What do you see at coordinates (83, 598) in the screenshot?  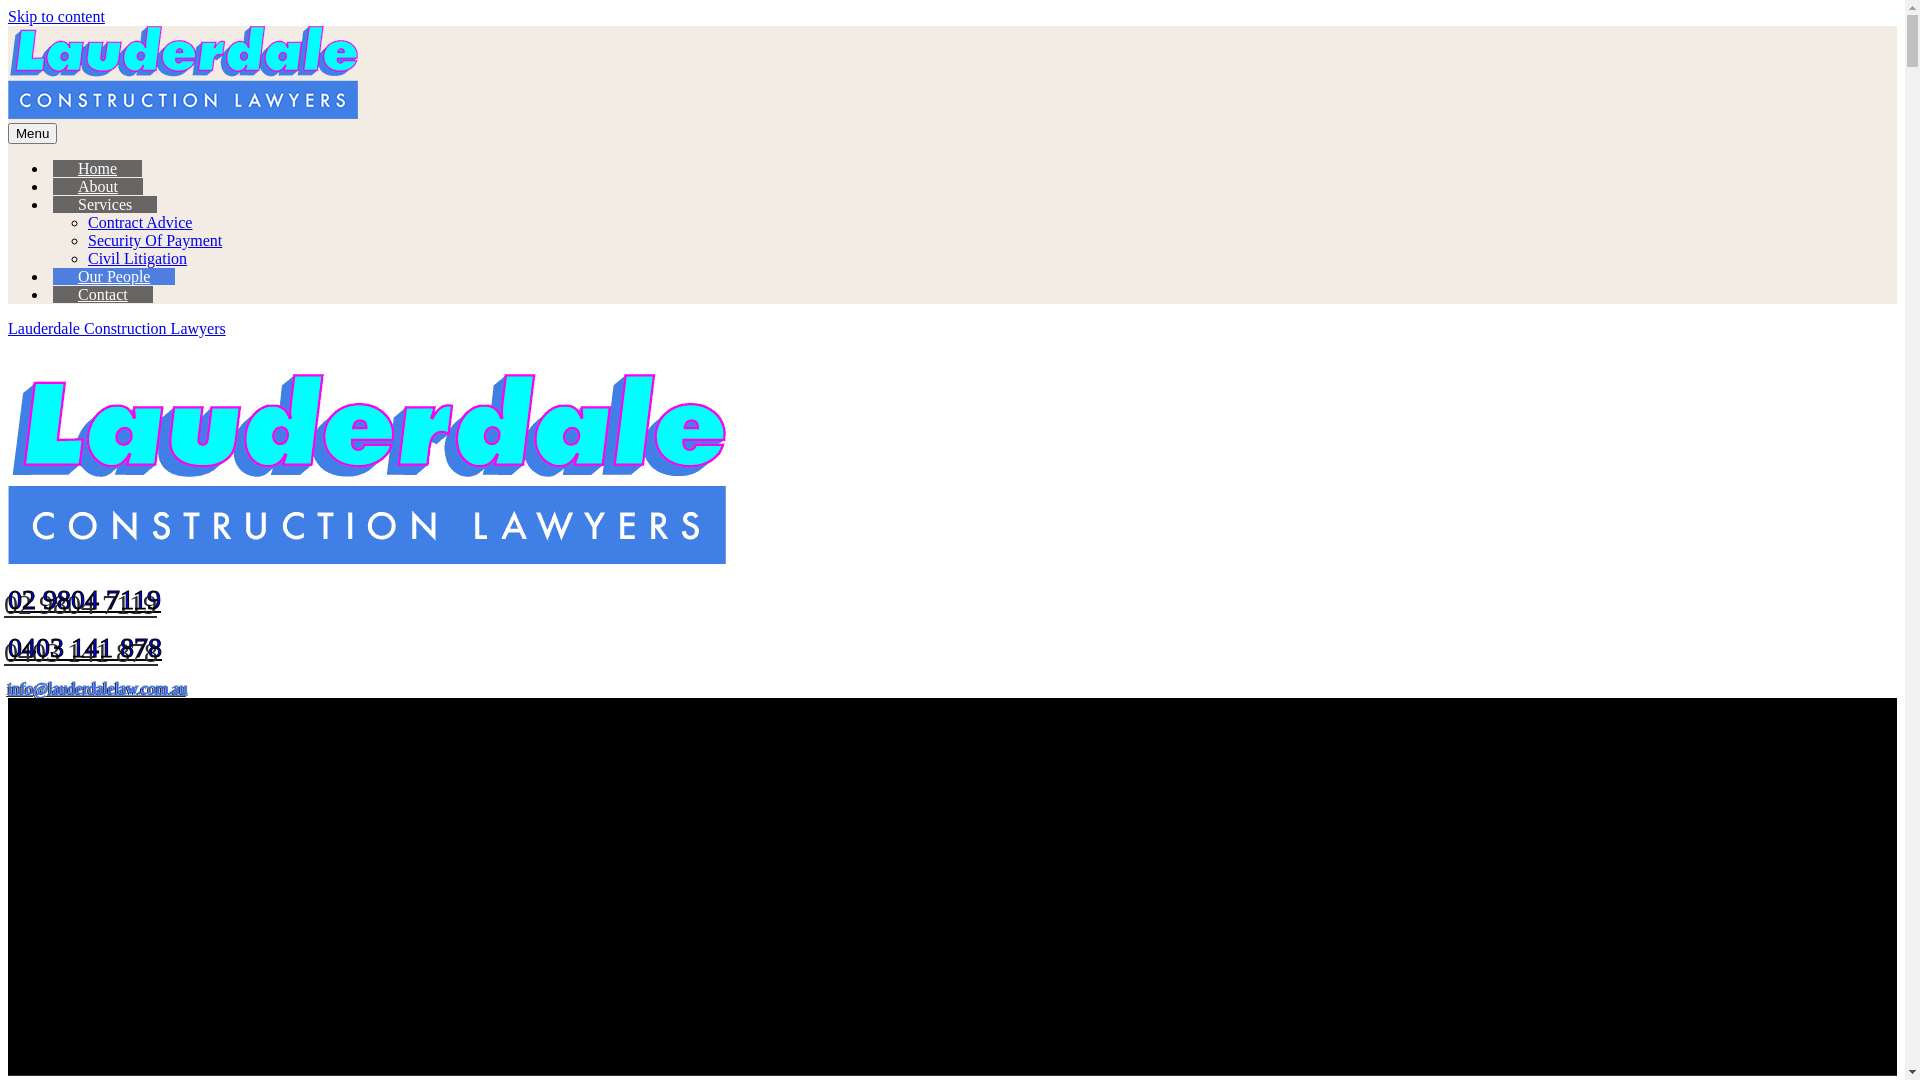 I see `'02 9804 7119'` at bounding box center [83, 598].